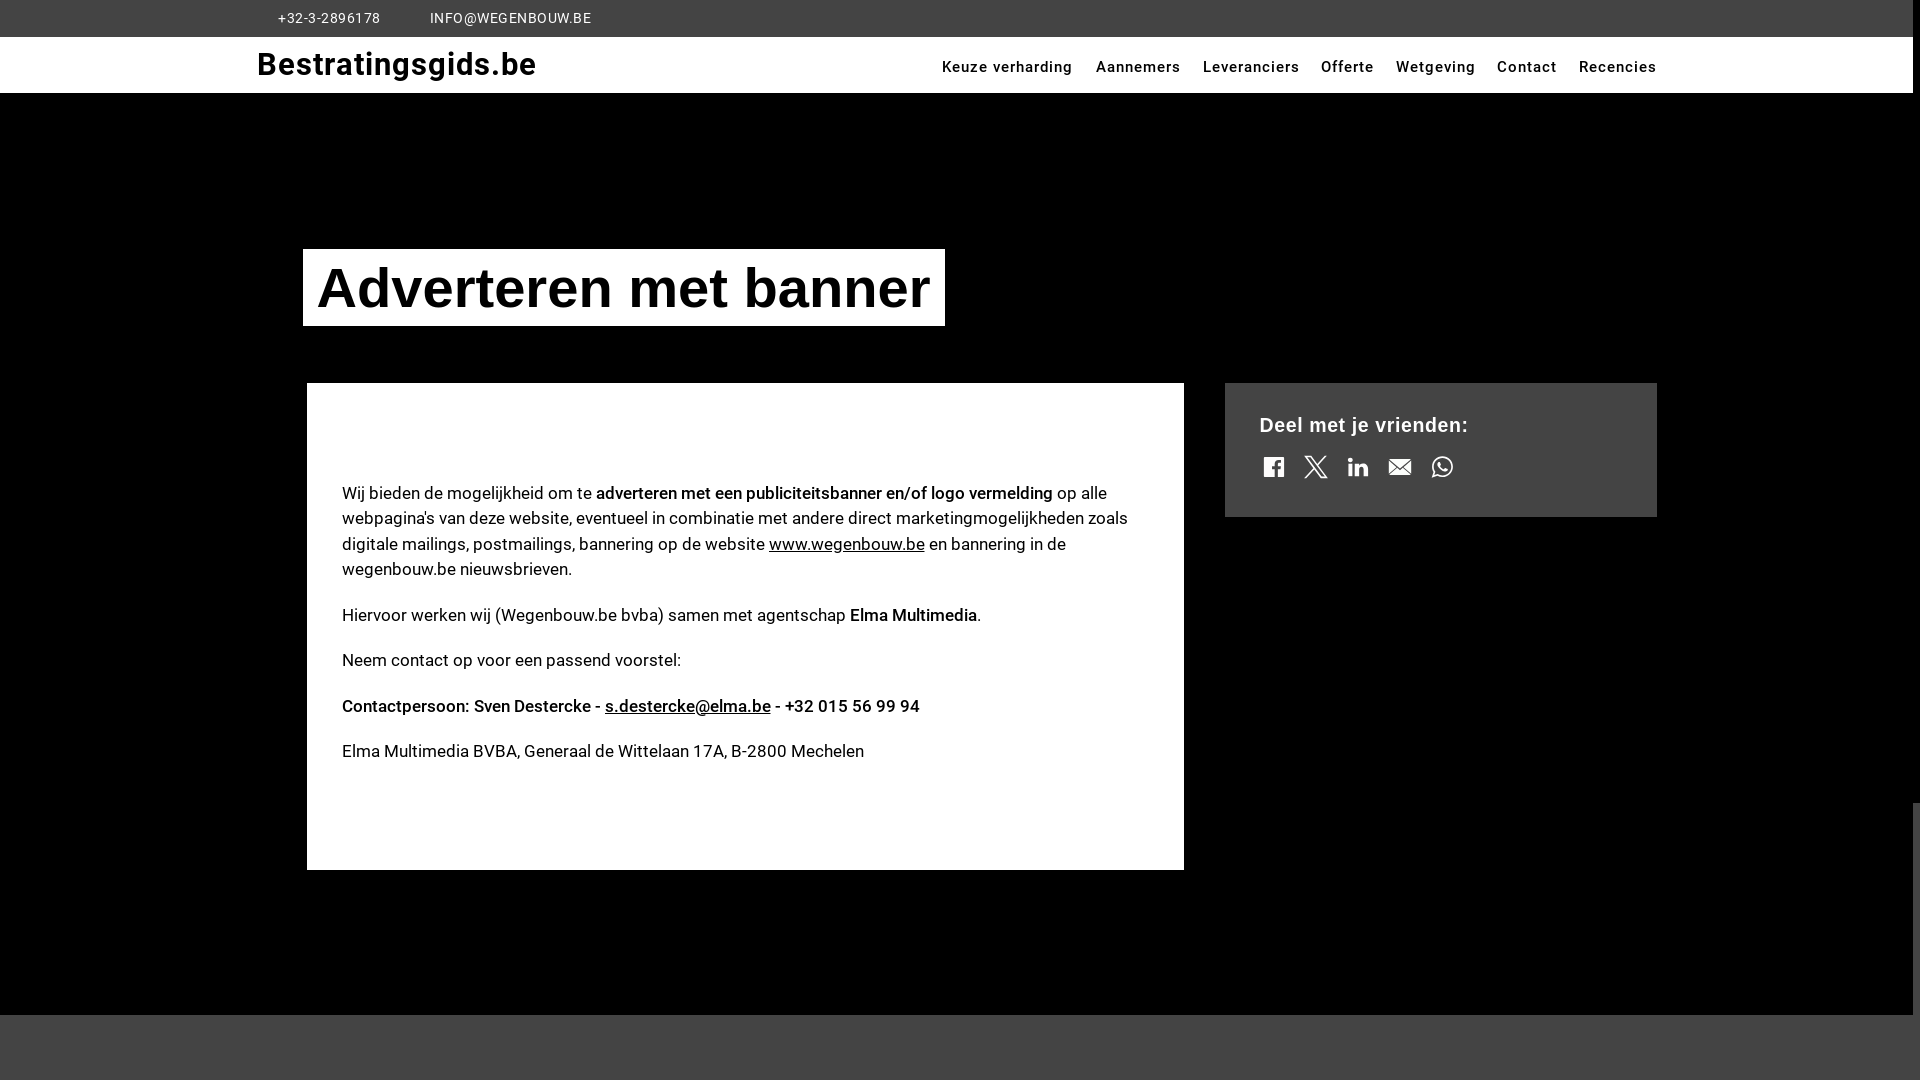 The image size is (1920, 1080). What do you see at coordinates (1434, 68) in the screenshot?
I see `'Wetgeving'` at bounding box center [1434, 68].